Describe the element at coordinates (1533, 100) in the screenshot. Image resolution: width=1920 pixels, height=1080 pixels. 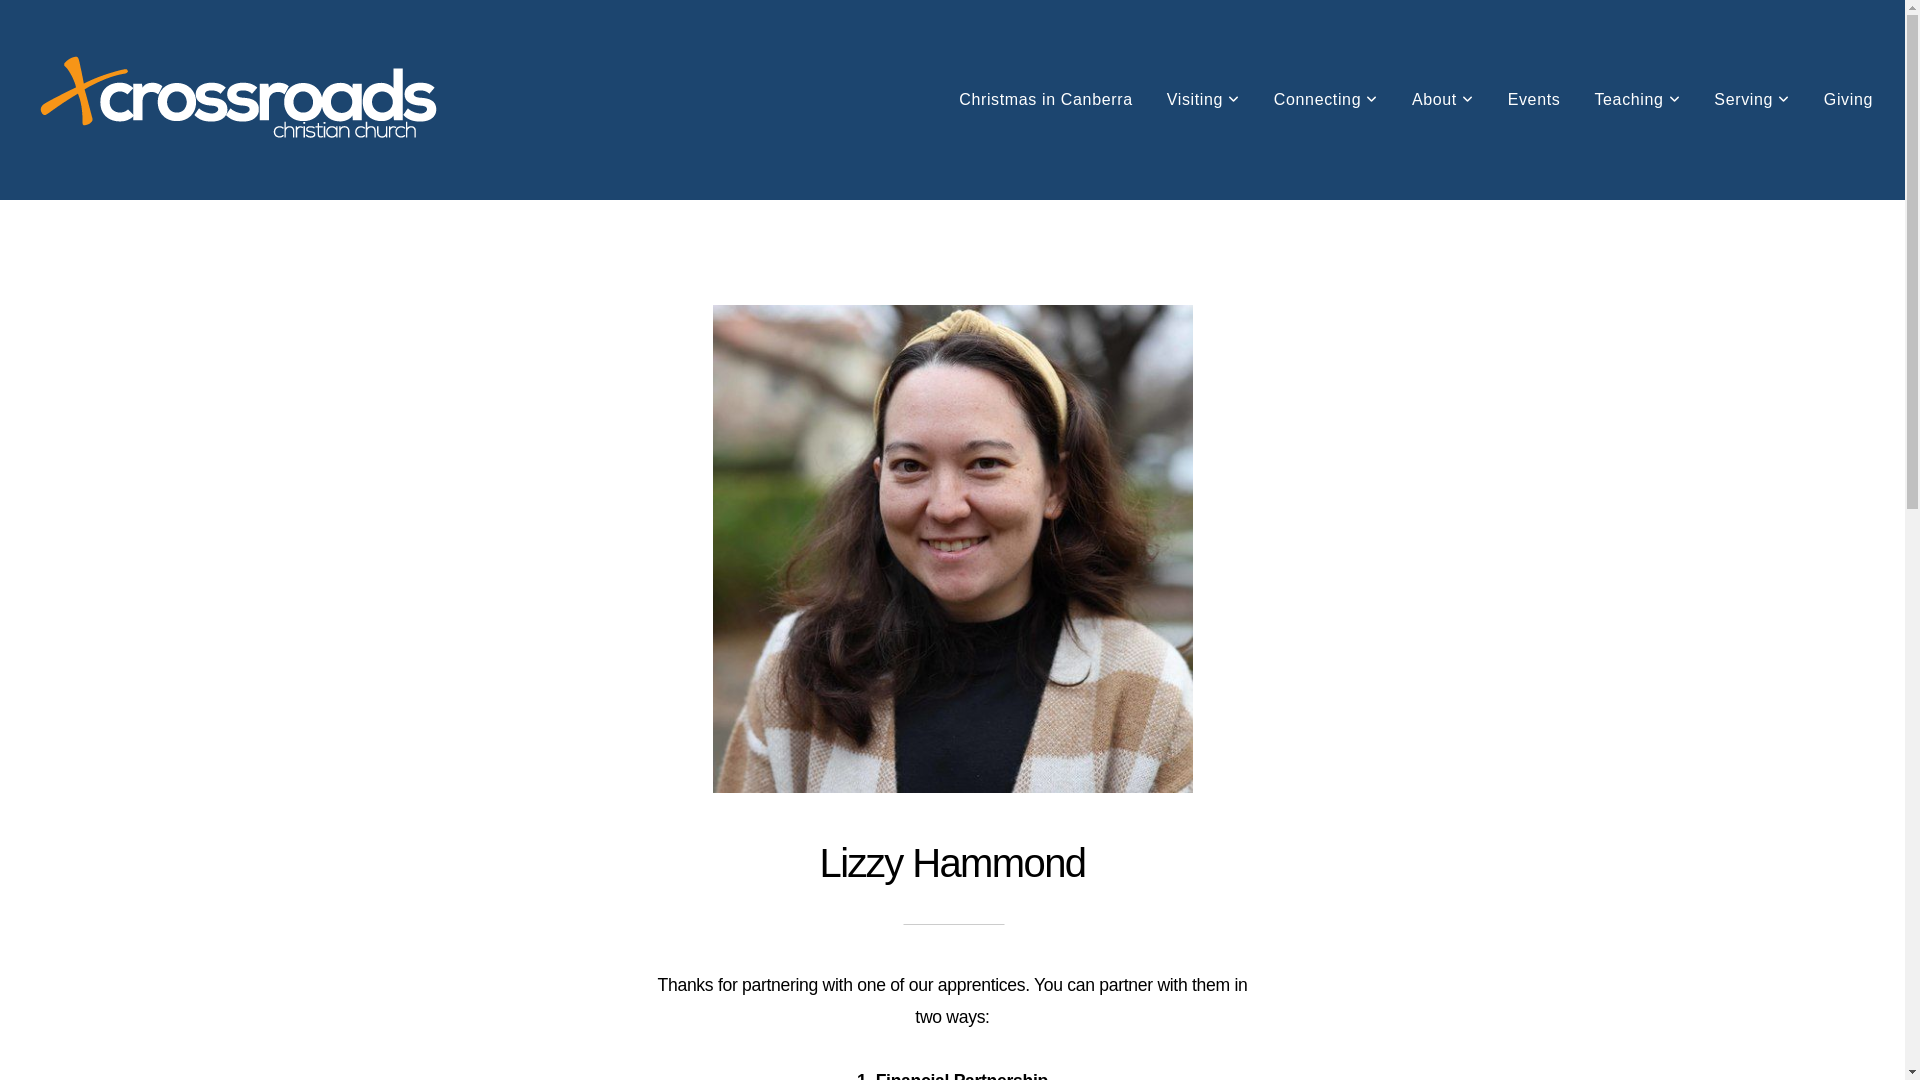
I see `'Events'` at that location.